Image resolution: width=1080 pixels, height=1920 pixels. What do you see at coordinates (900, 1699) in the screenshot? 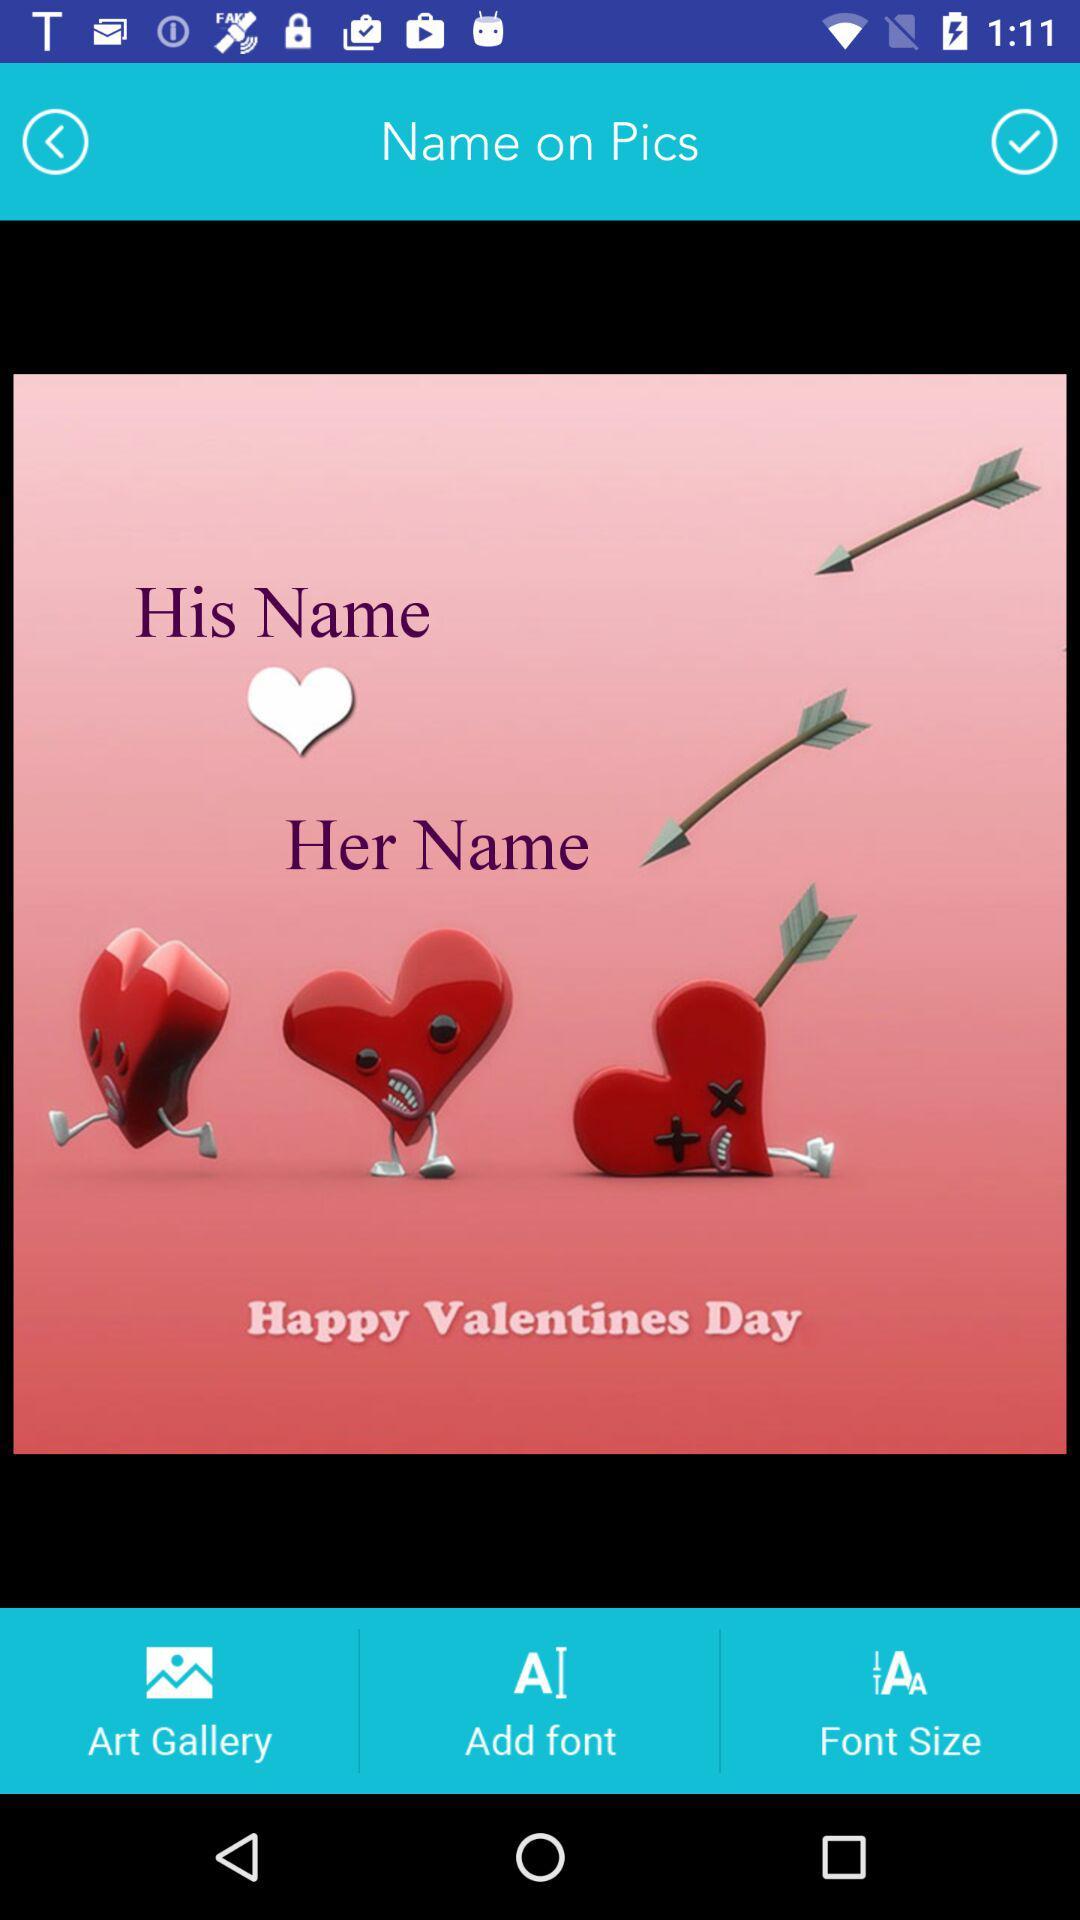
I see `open font size menu` at bounding box center [900, 1699].